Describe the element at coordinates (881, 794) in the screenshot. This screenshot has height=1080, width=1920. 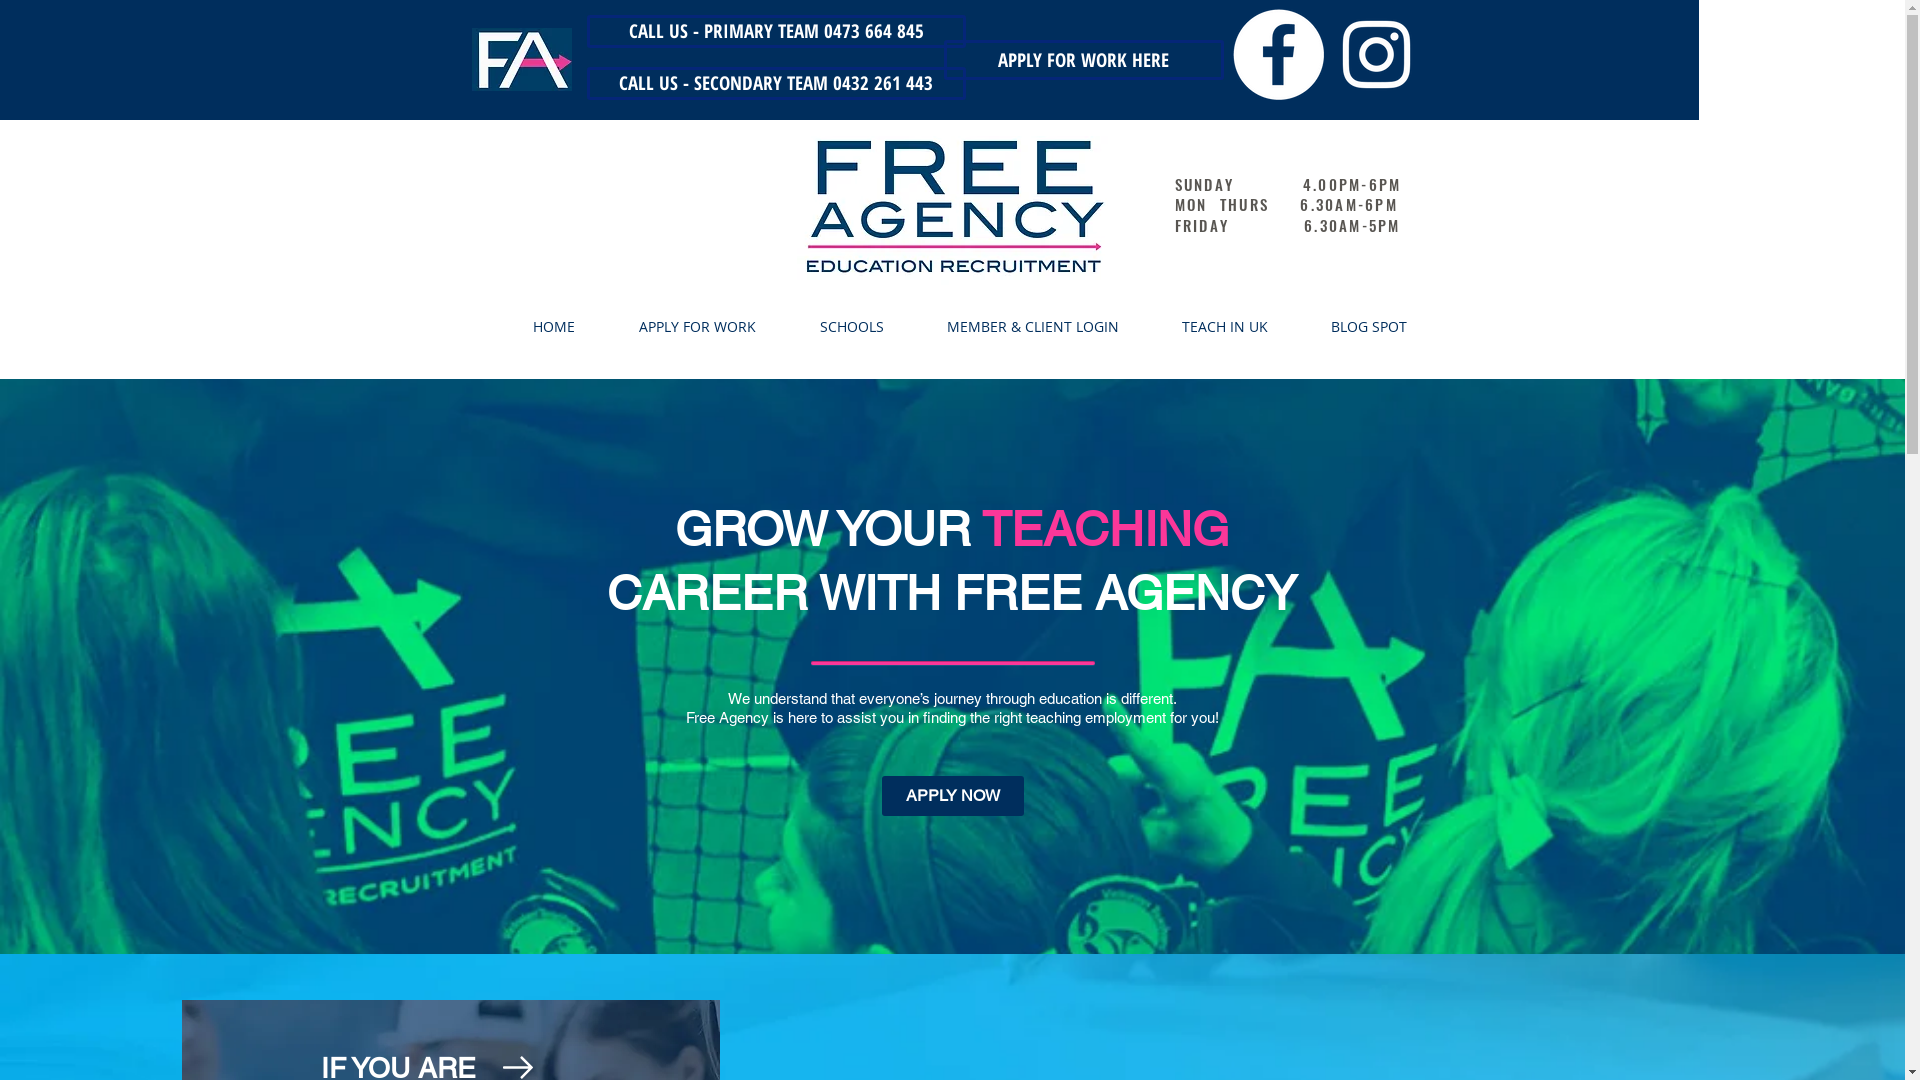
I see `'APPLY NOW'` at that location.